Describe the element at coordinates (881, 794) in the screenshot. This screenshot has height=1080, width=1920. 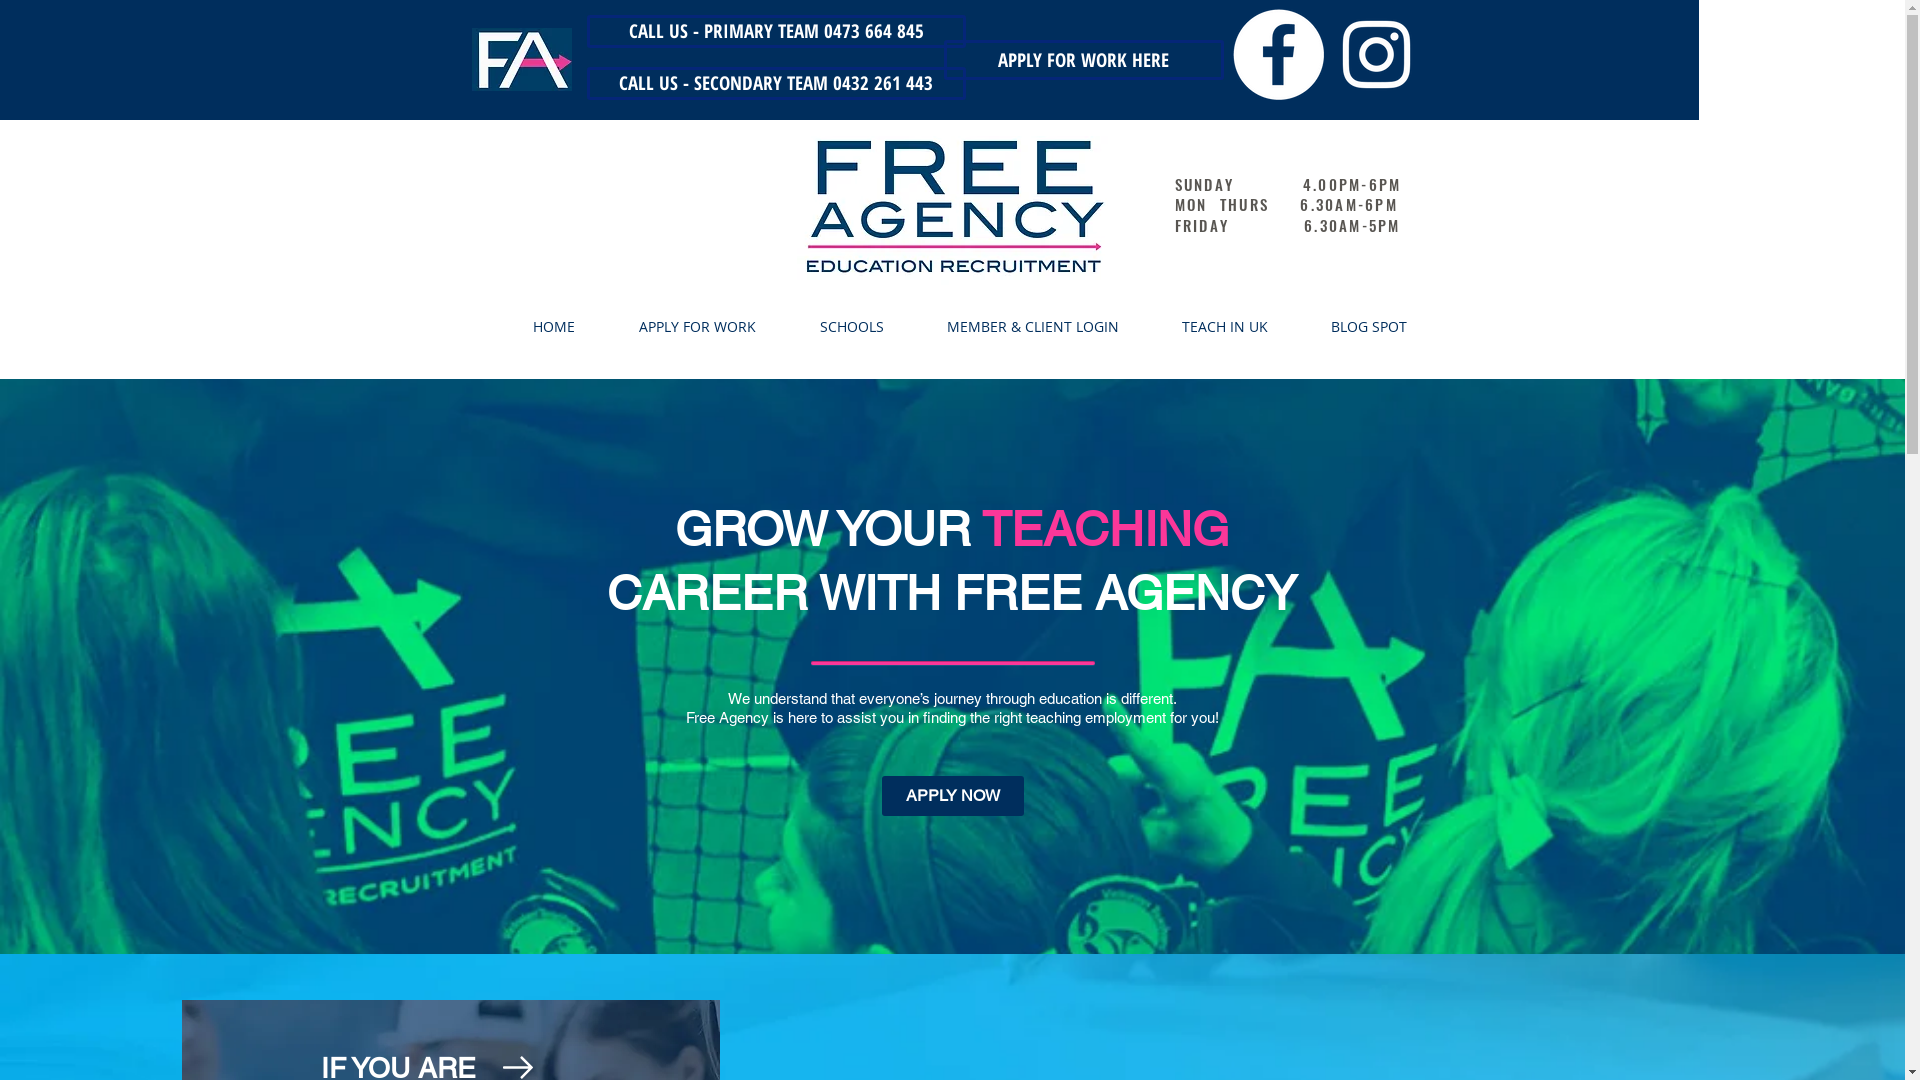
I see `'APPLY NOW'` at that location.